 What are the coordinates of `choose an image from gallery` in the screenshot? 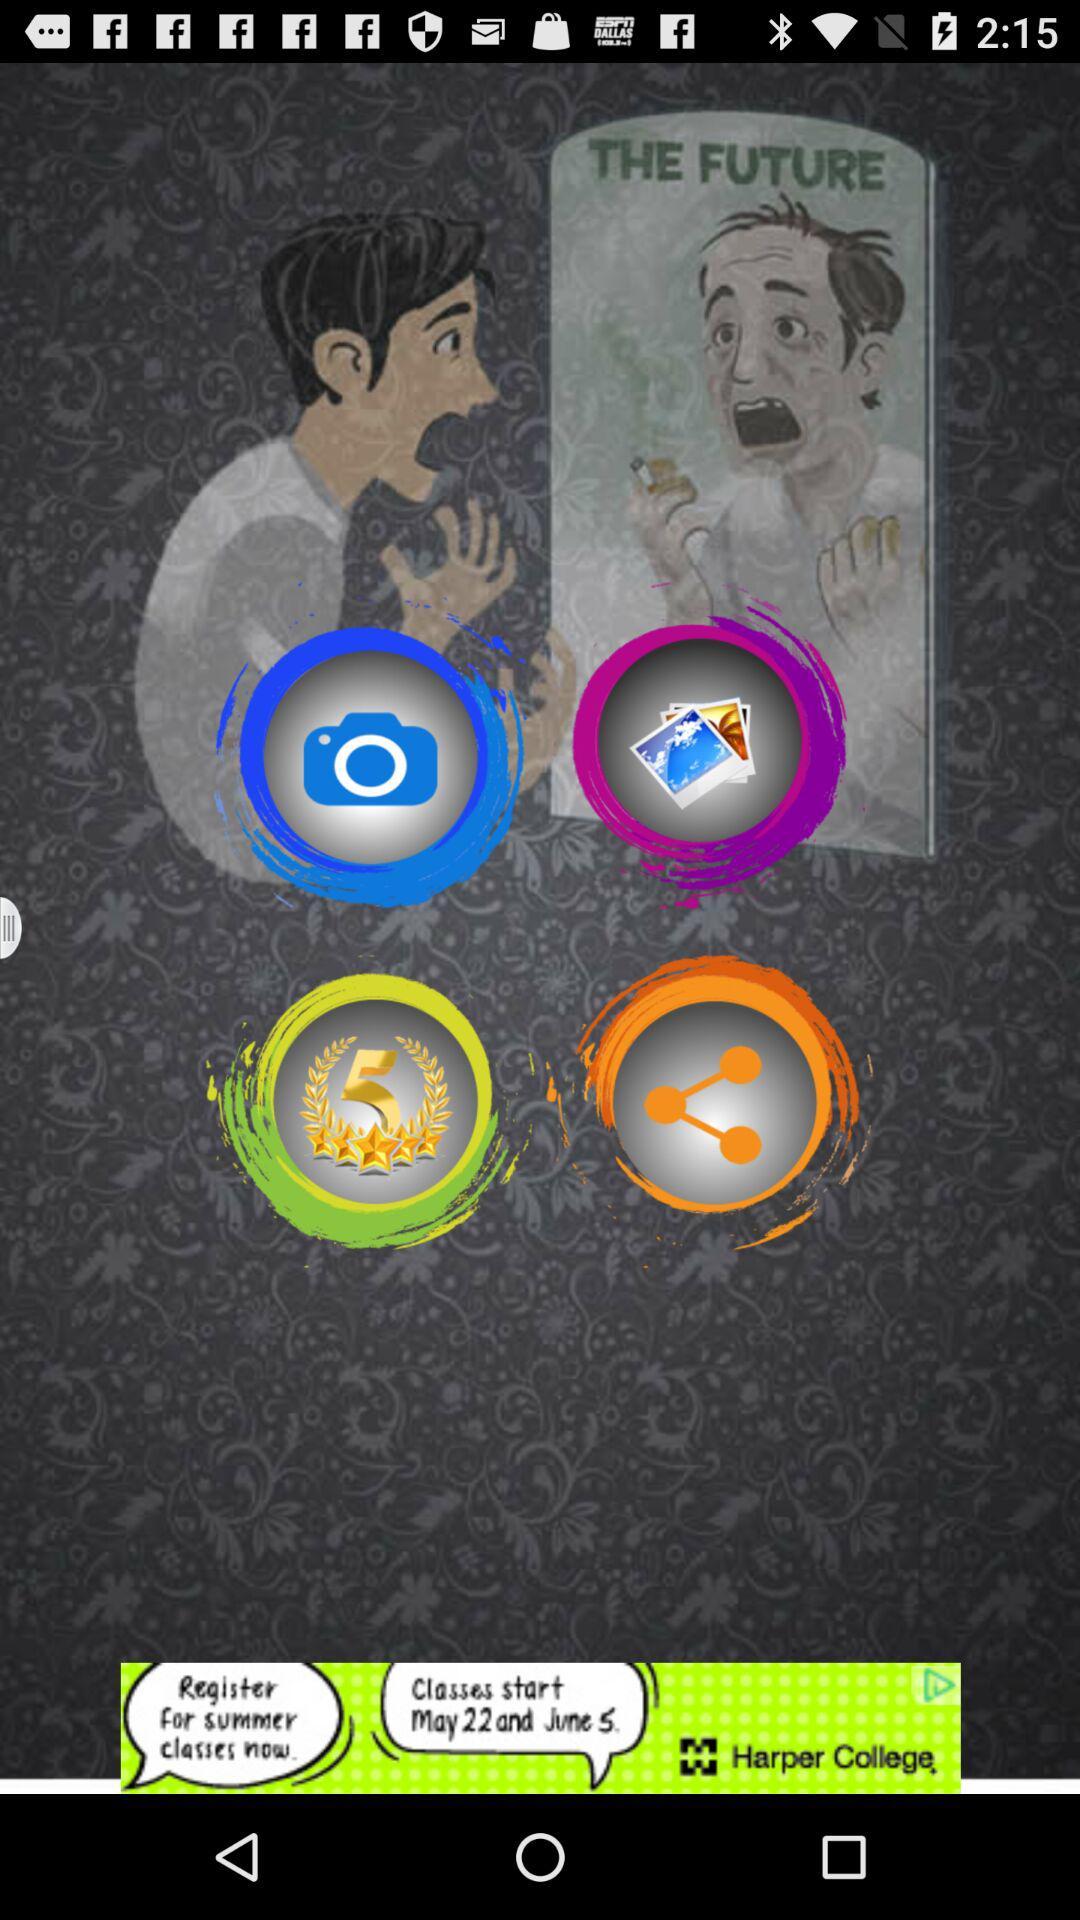 It's located at (708, 744).